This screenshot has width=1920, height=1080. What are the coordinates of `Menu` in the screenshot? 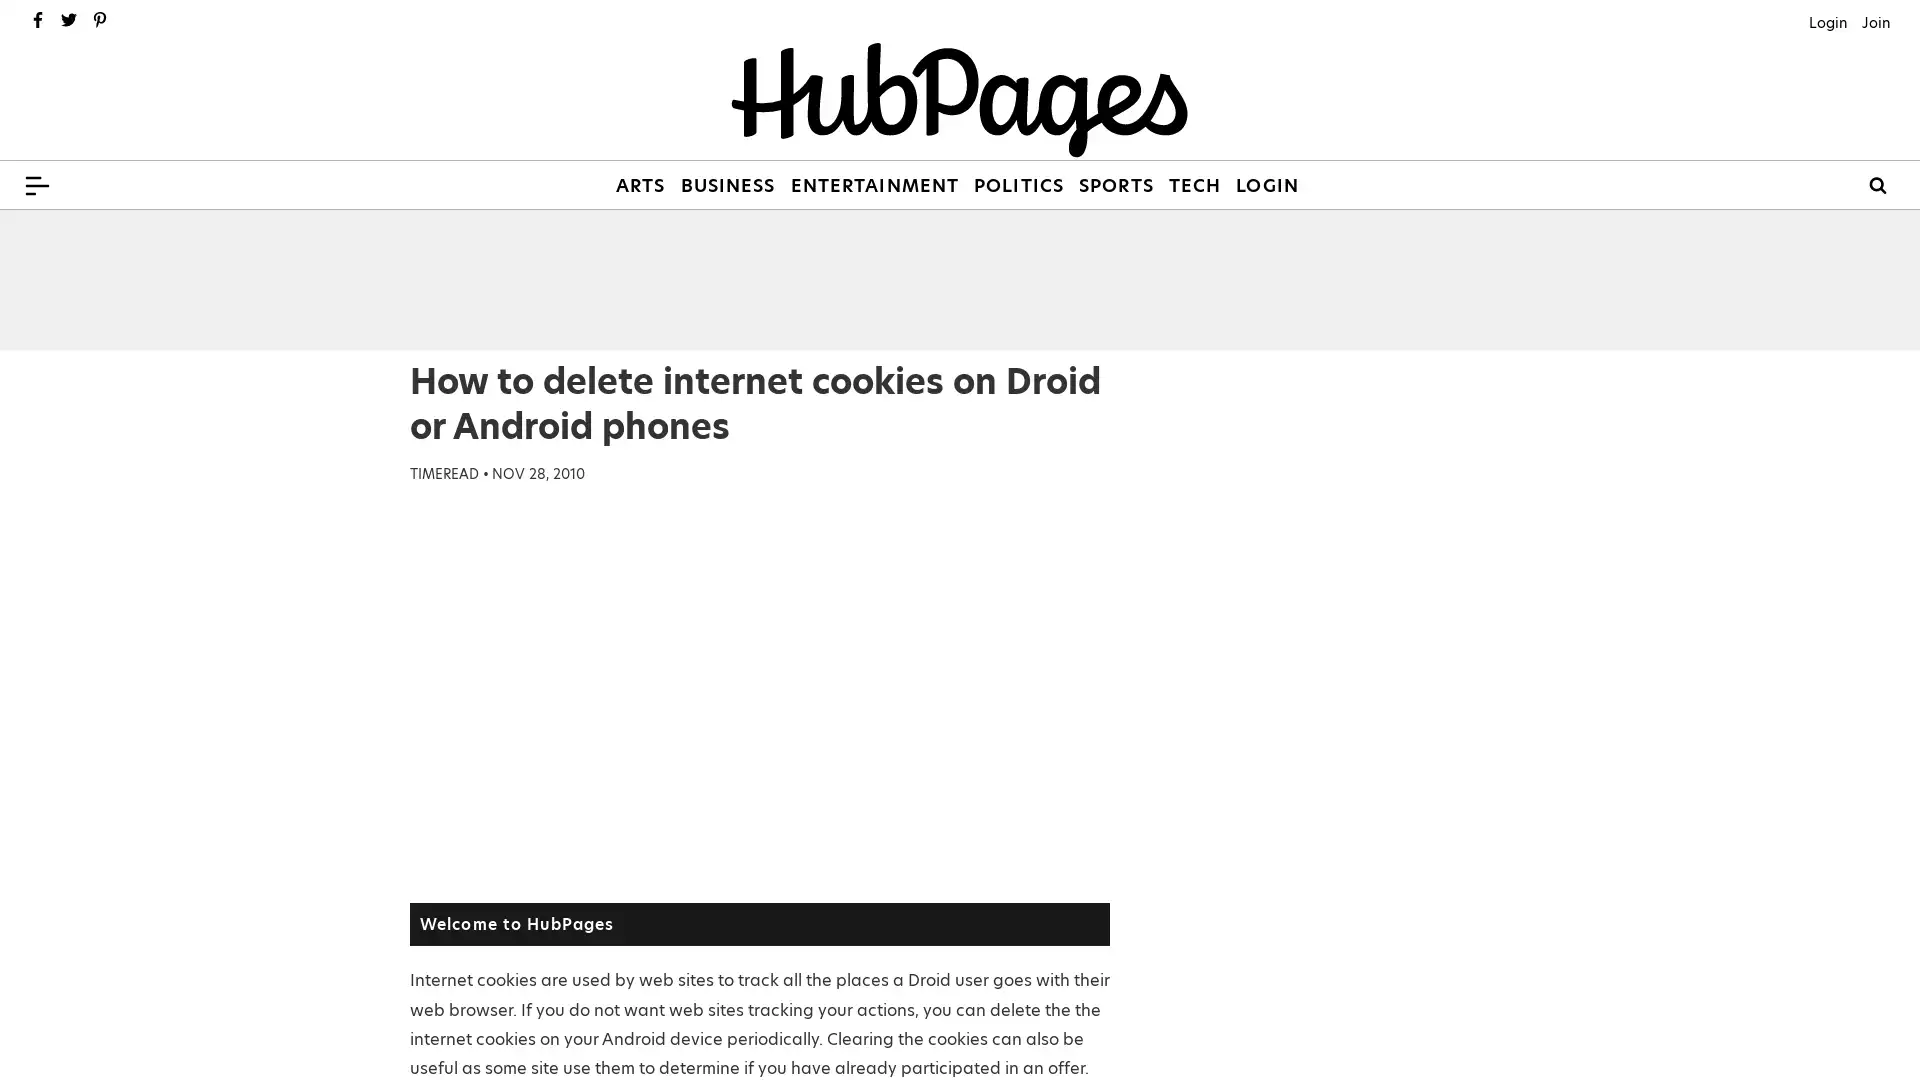 It's located at (37, 185).